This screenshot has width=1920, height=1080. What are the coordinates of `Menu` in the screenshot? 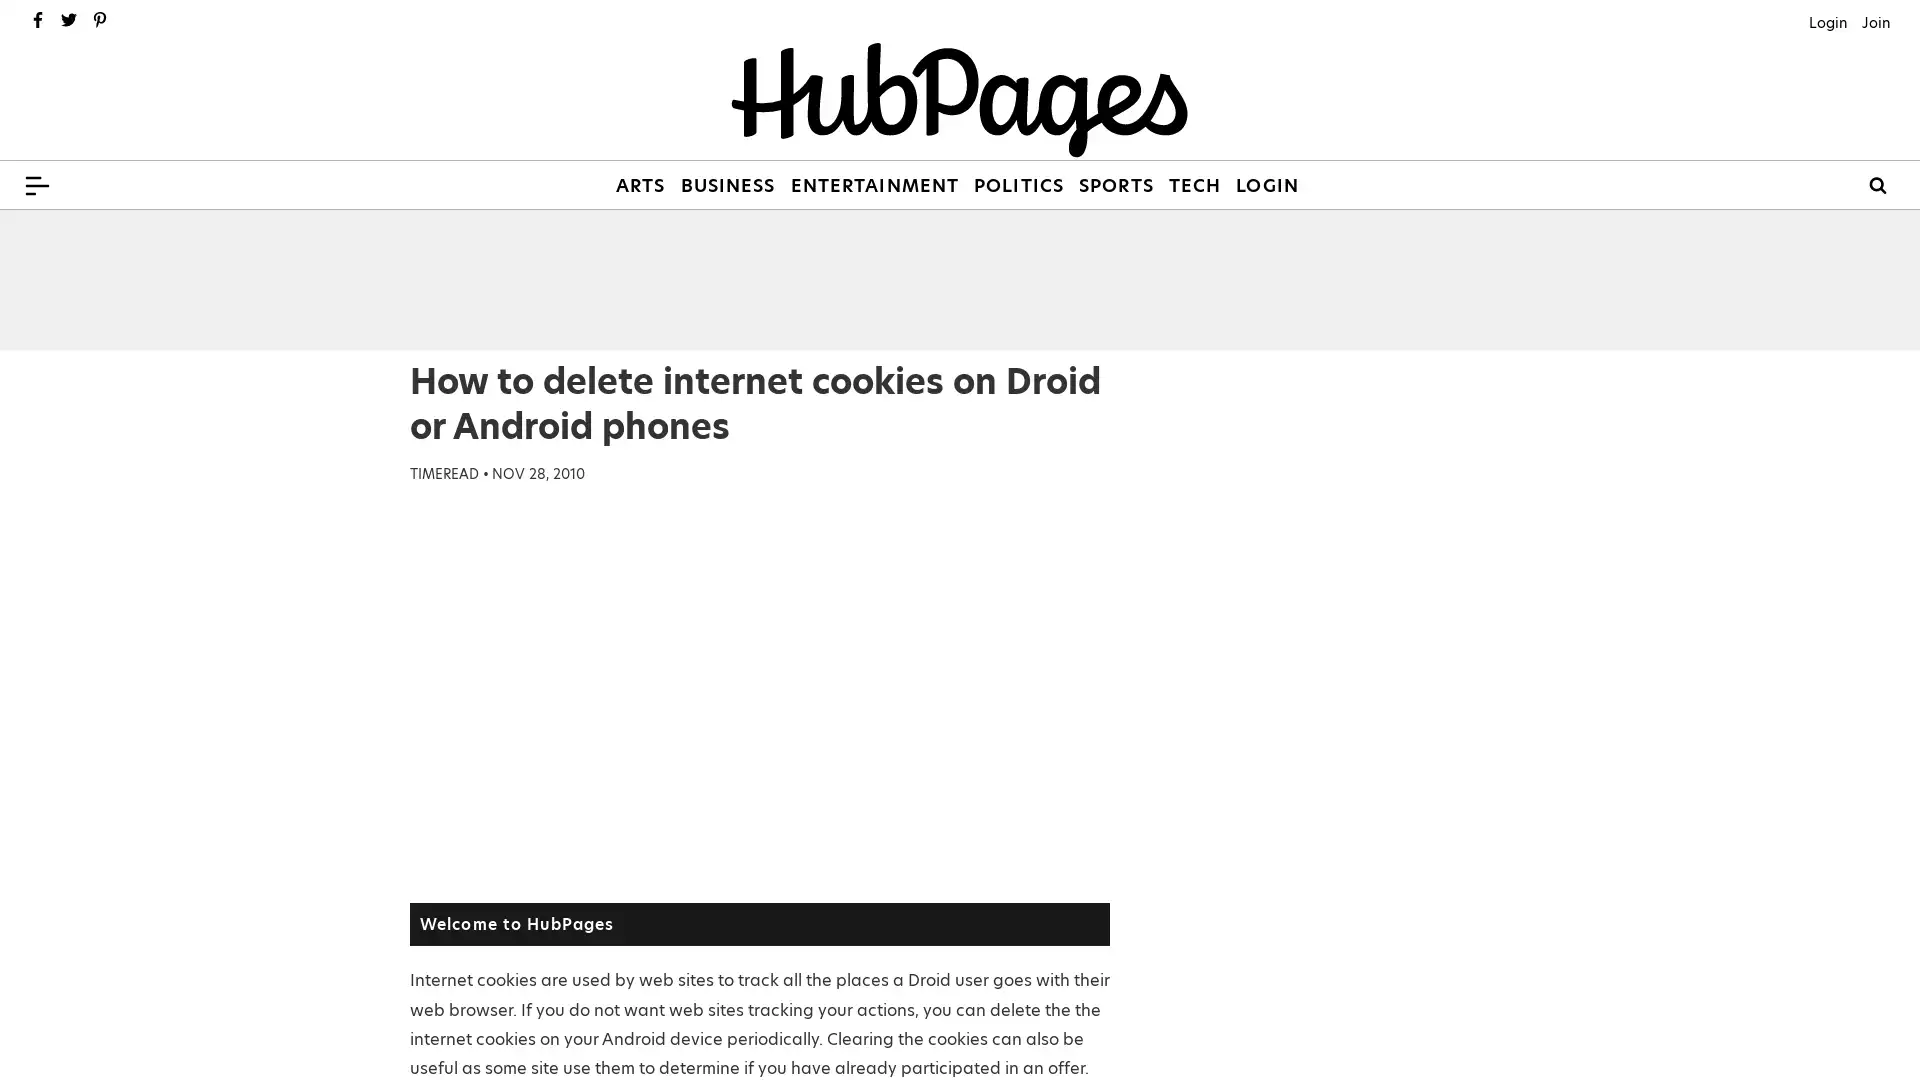 It's located at (37, 185).